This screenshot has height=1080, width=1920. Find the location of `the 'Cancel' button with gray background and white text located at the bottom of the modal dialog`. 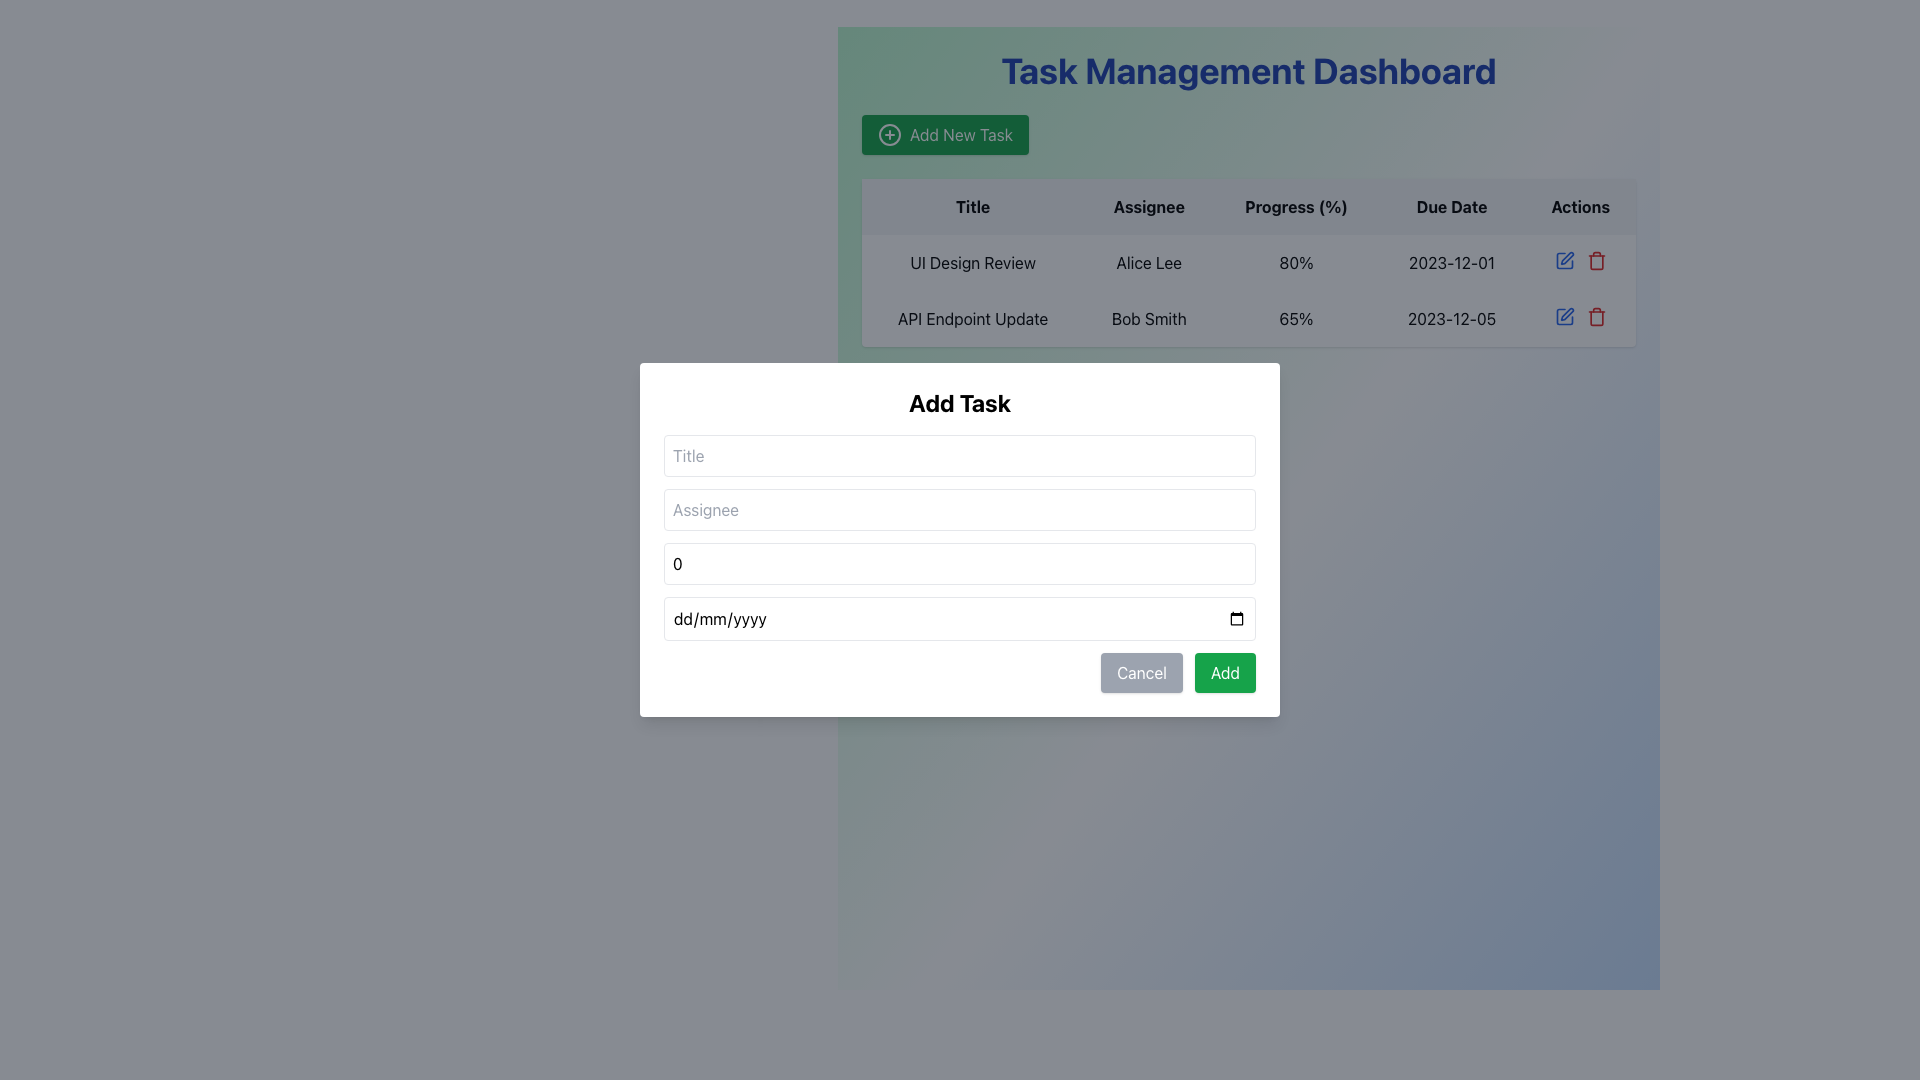

the 'Cancel' button with gray background and white text located at the bottom of the modal dialog is located at coordinates (1142, 672).